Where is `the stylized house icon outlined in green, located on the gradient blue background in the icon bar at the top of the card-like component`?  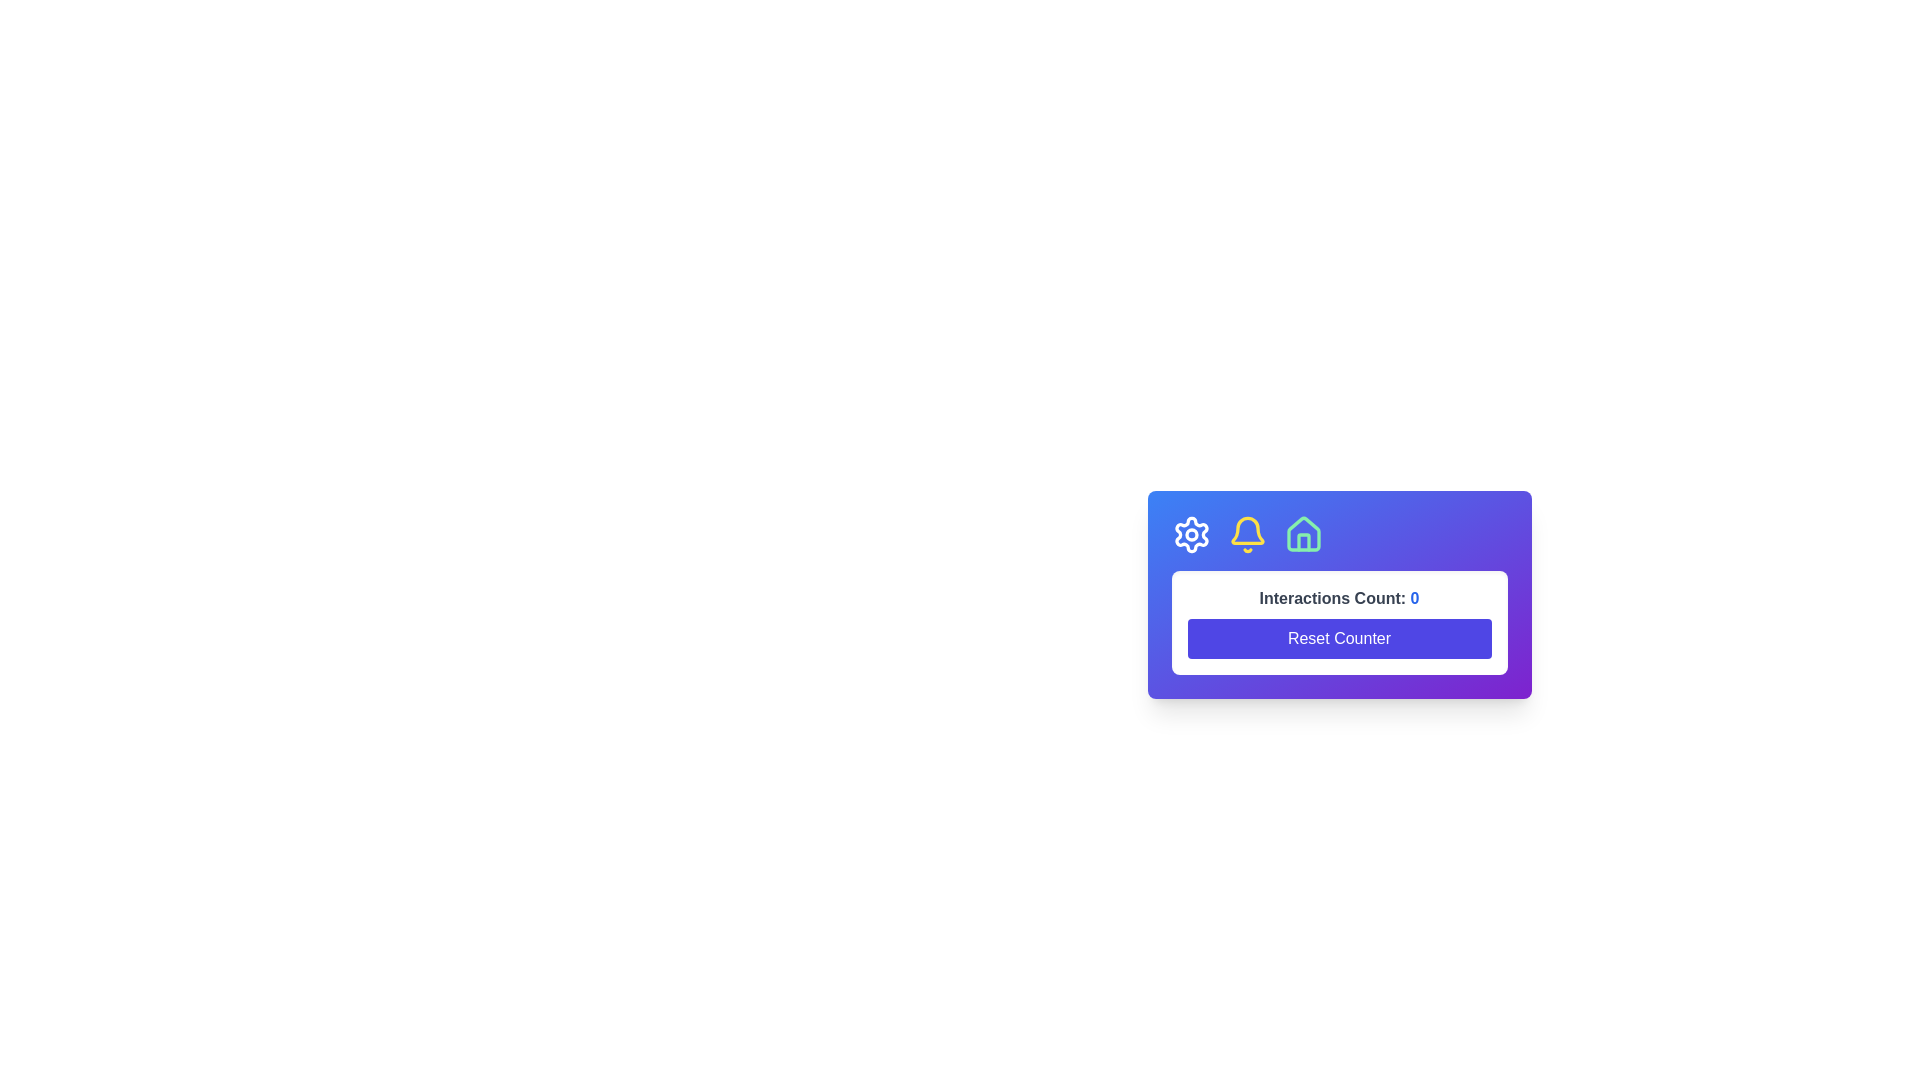
the stylized house icon outlined in green, located on the gradient blue background in the icon bar at the top of the card-like component is located at coordinates (1303, 533).